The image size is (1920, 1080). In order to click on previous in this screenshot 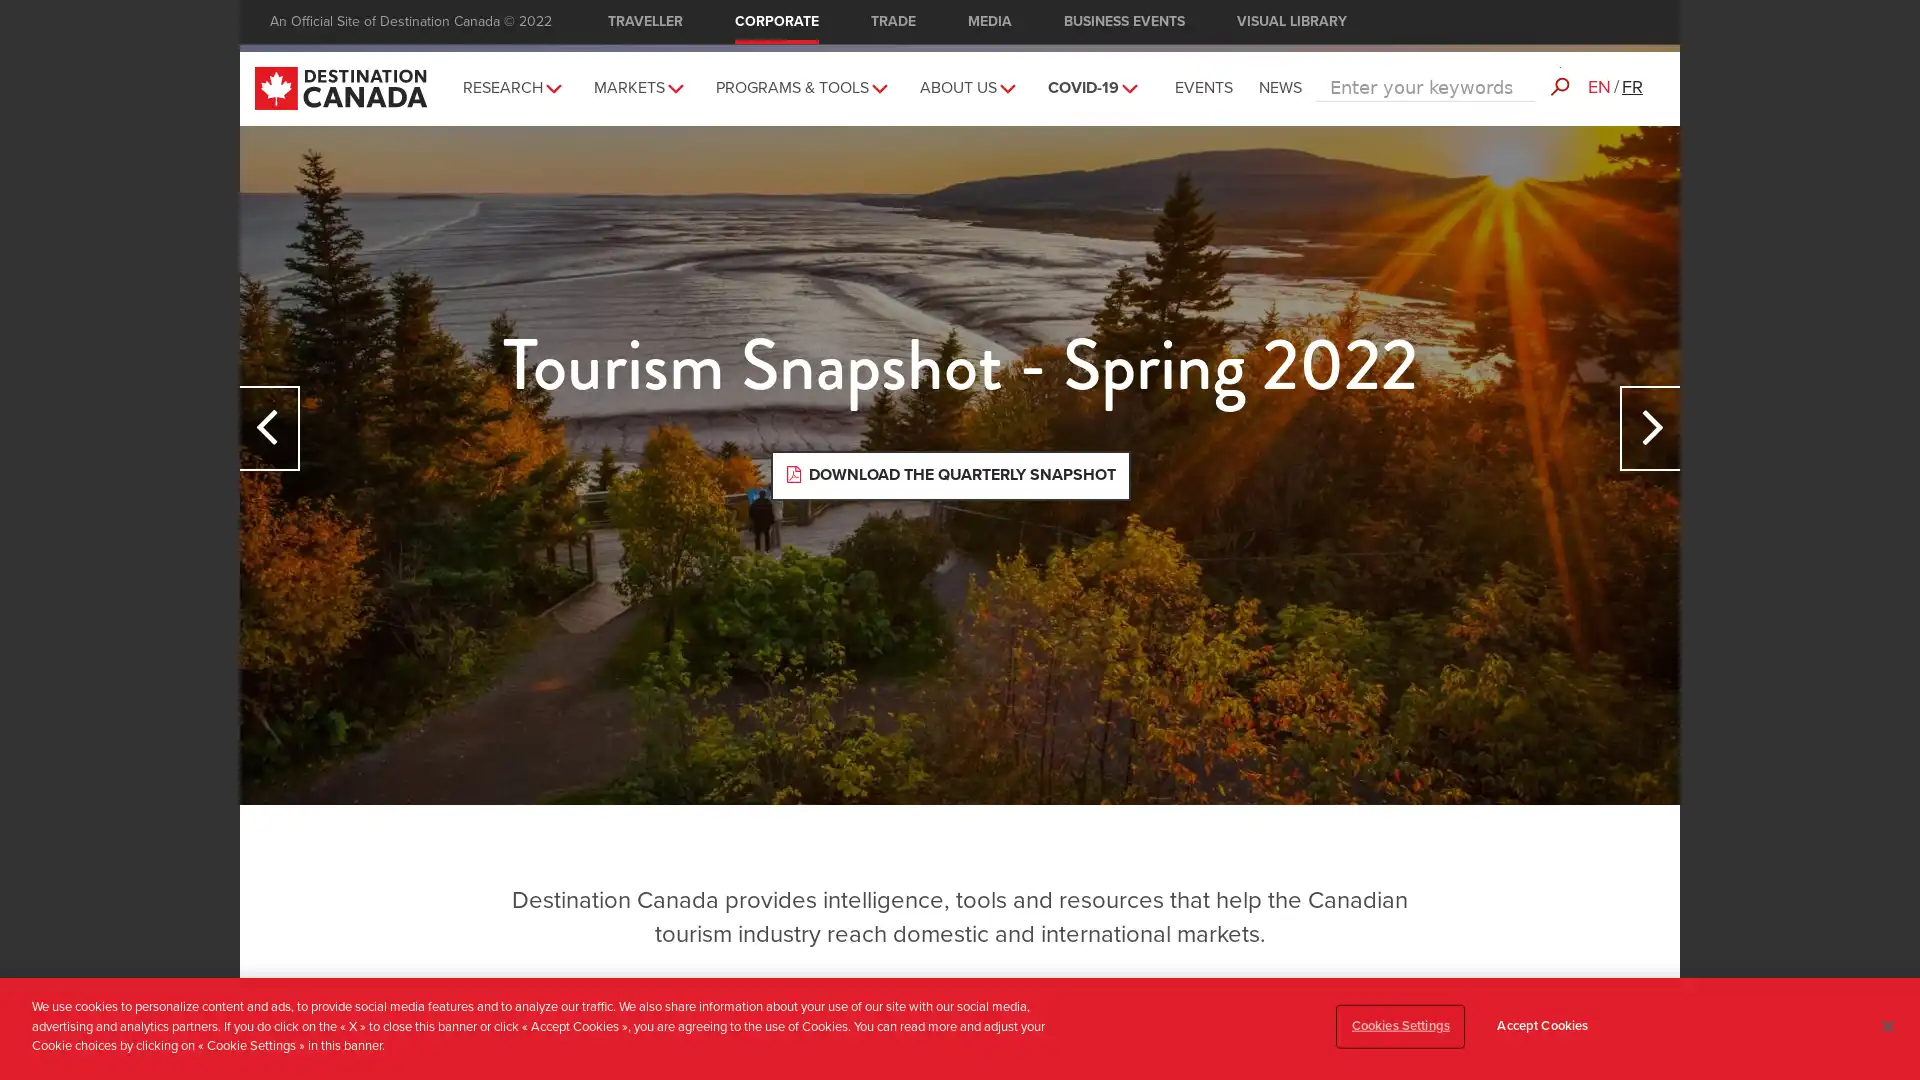, I will do `click(268, 426)`.